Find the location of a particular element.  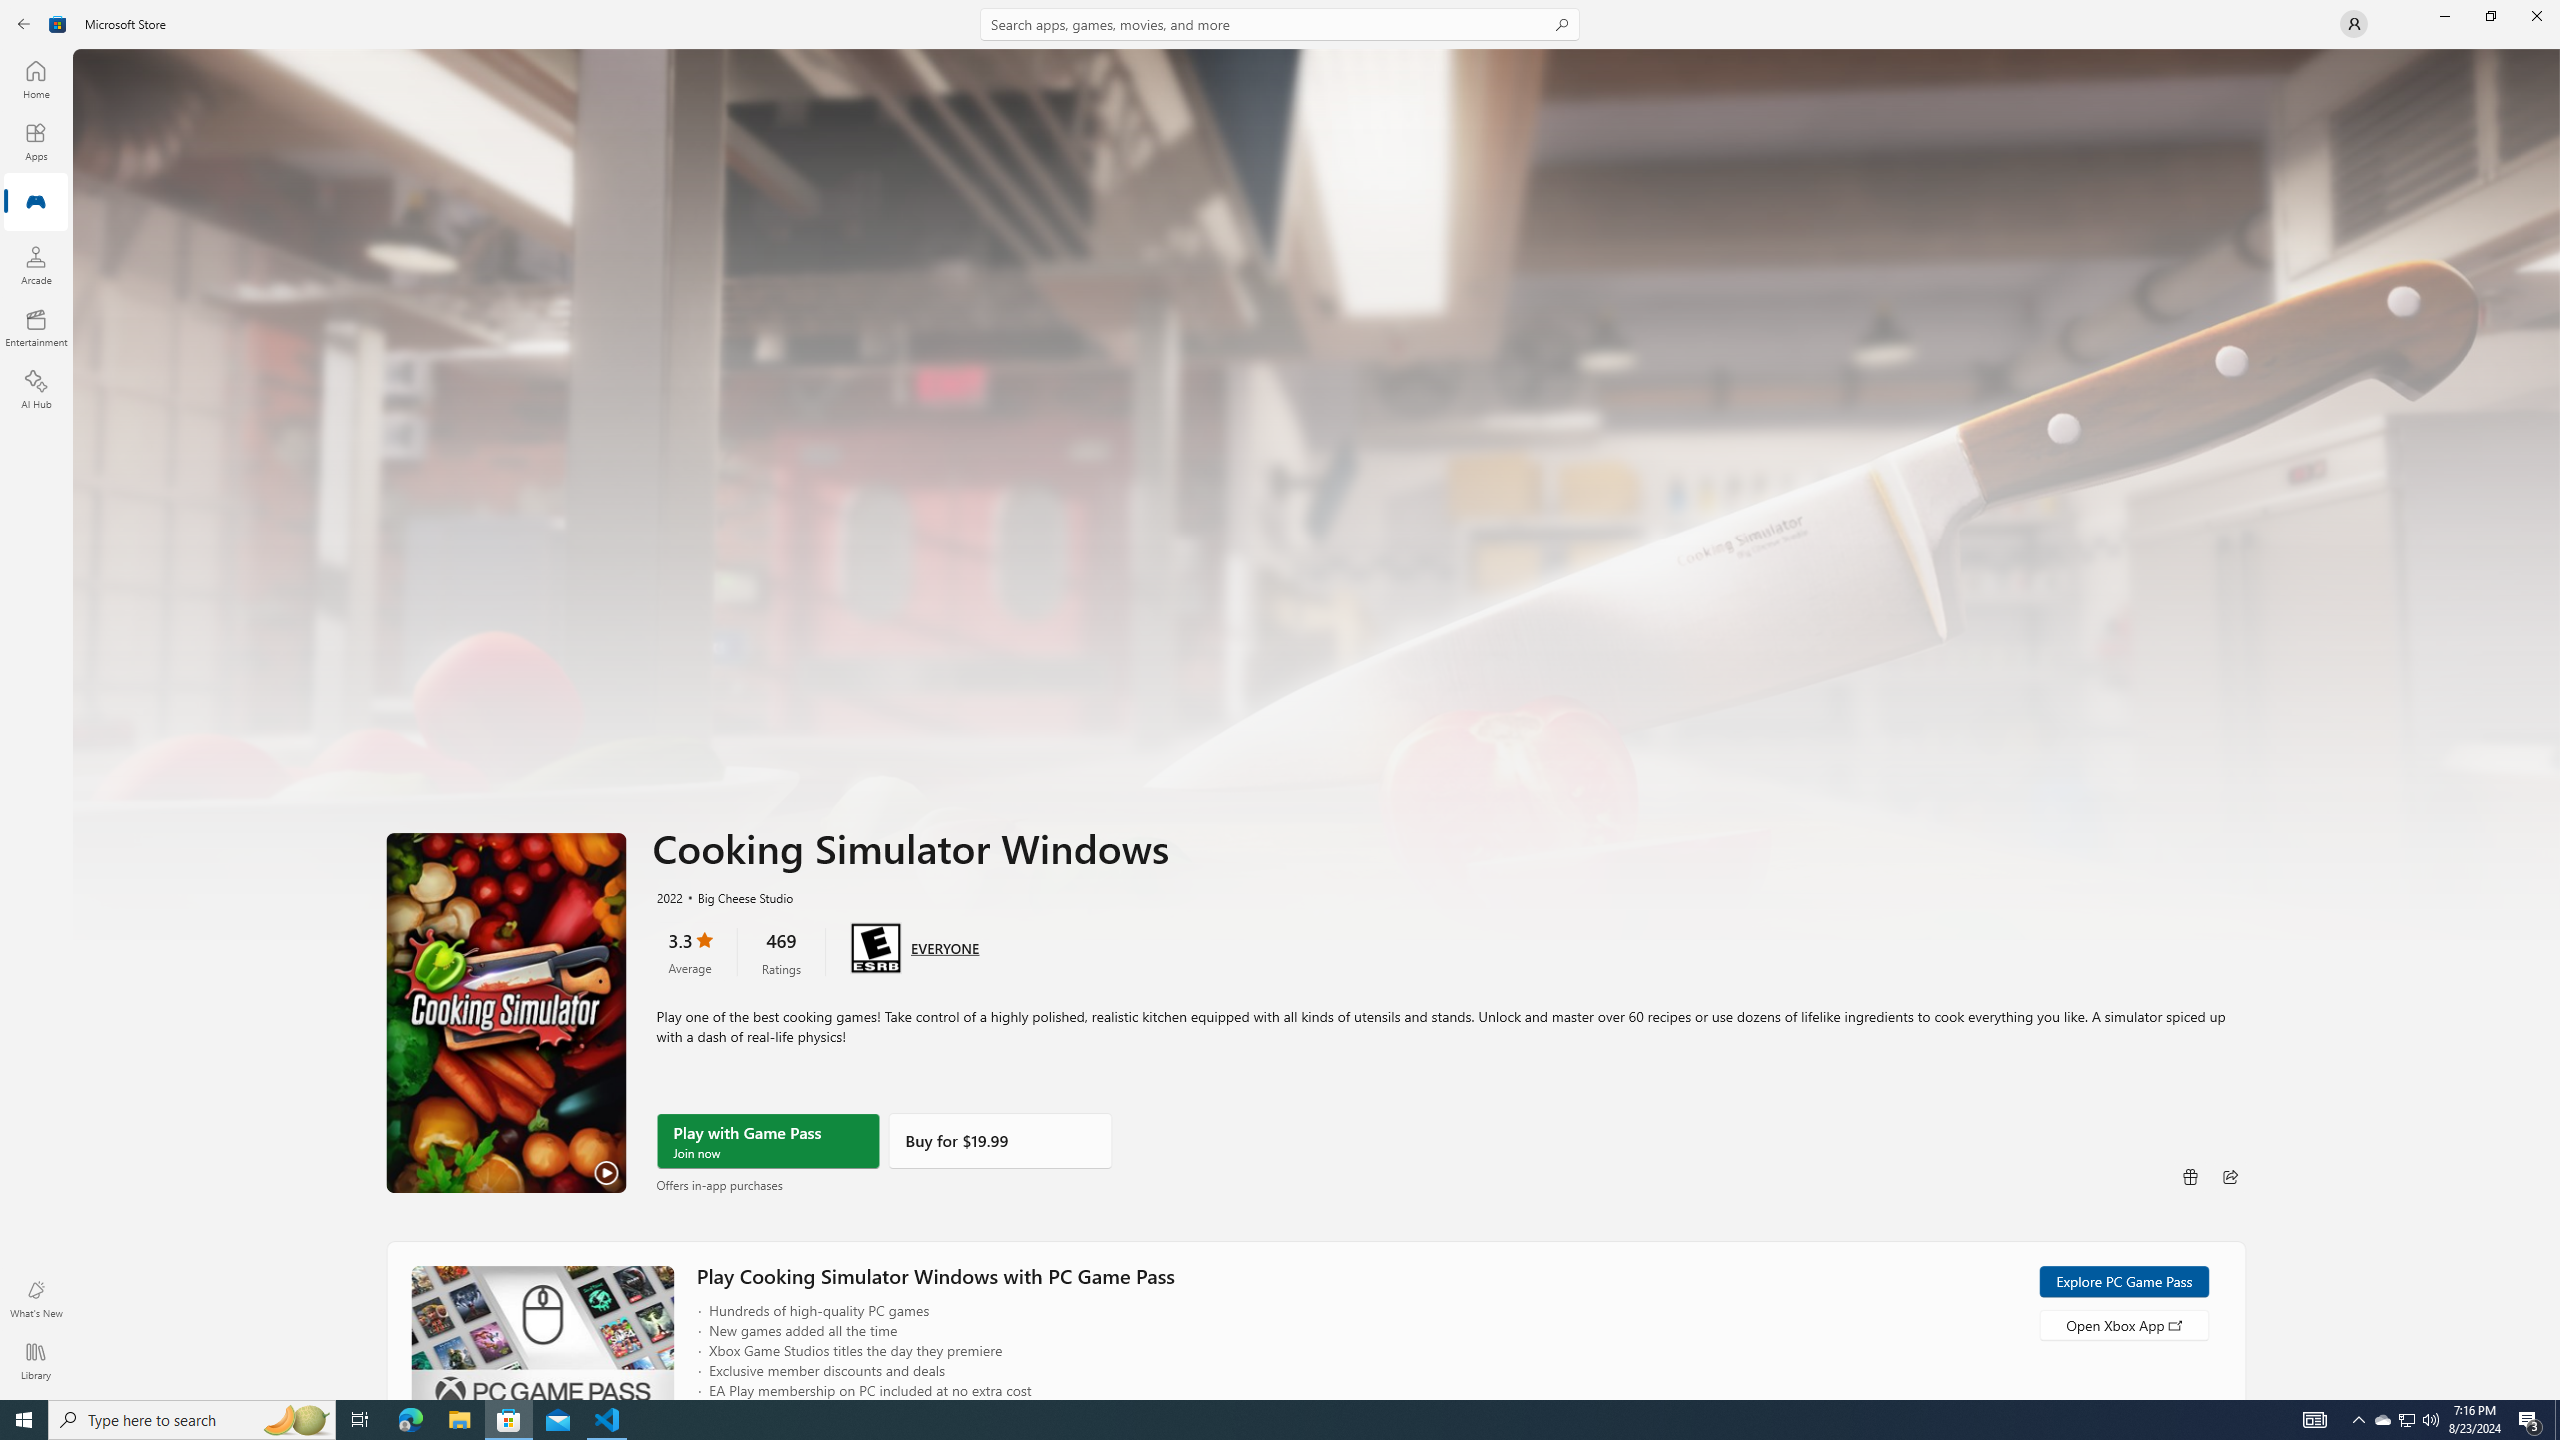

'Big Cheese Studio' is located at coordinates (735, 896).